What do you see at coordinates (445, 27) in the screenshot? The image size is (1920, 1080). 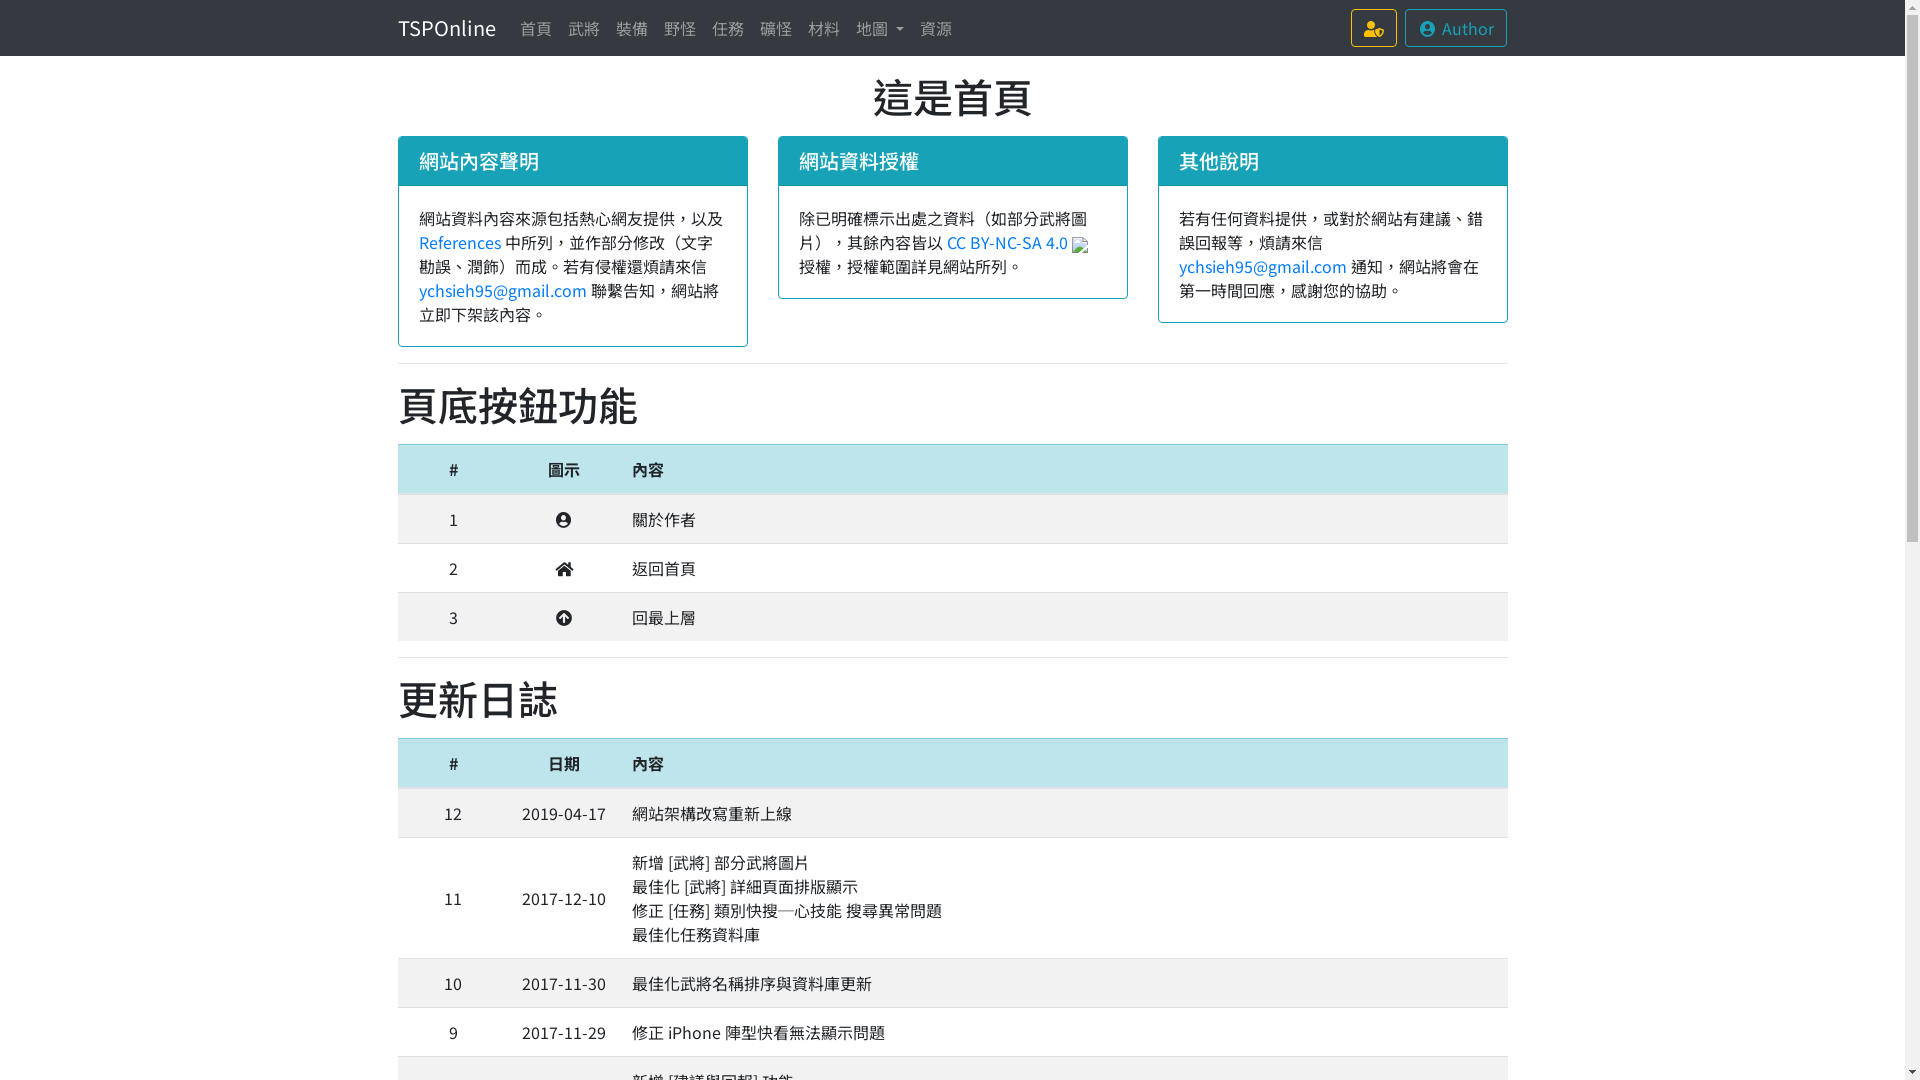 I see `'TSPOnline'` at bounding box center [445, 27].